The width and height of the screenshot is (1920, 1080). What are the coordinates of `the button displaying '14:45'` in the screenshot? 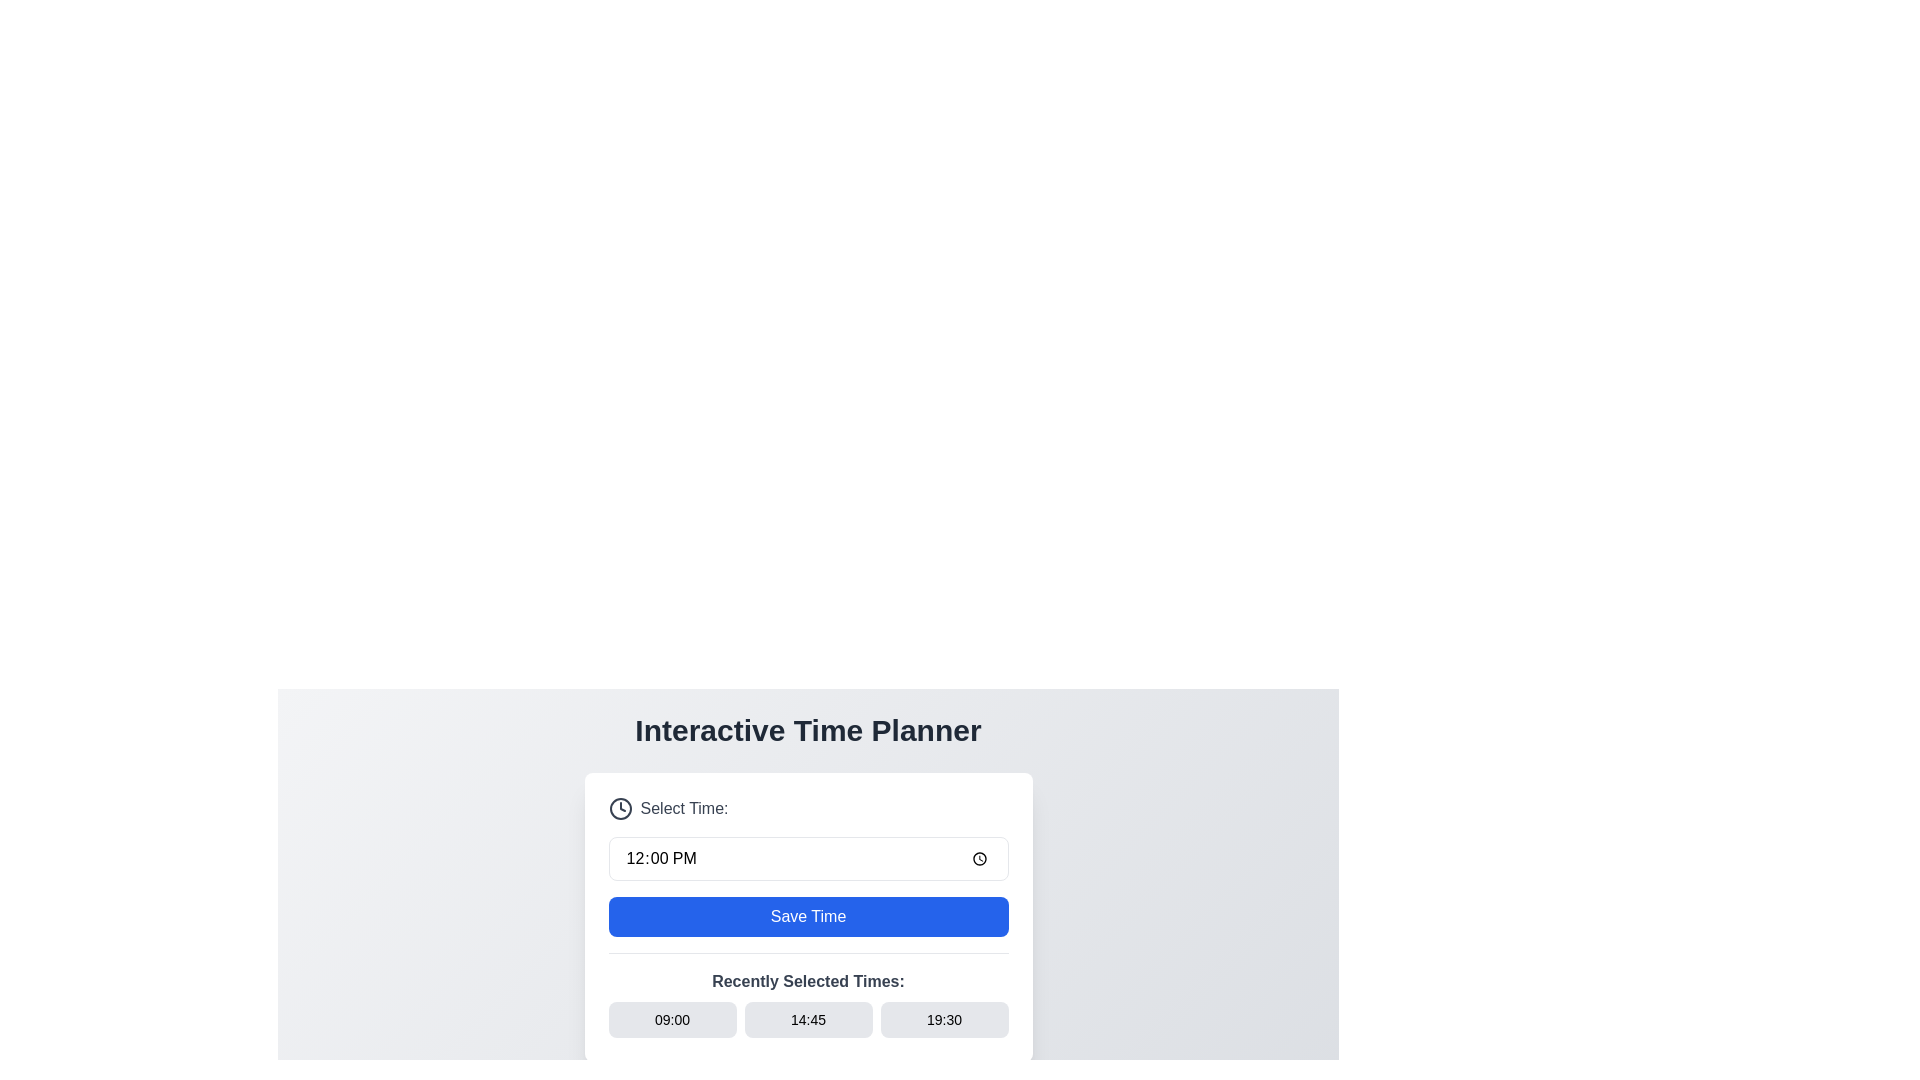 It's located at (808, 1019).